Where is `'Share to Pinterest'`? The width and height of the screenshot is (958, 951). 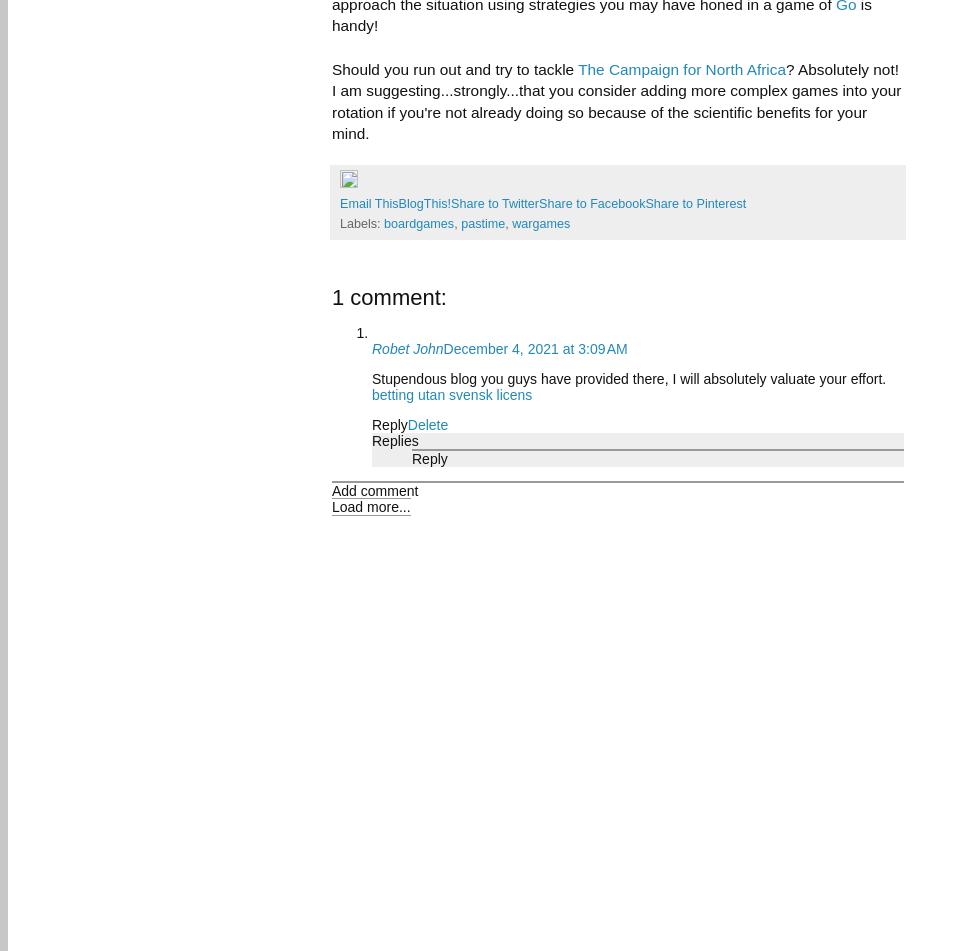
'Share to Pinterest' is located at coordinates (694, 203).